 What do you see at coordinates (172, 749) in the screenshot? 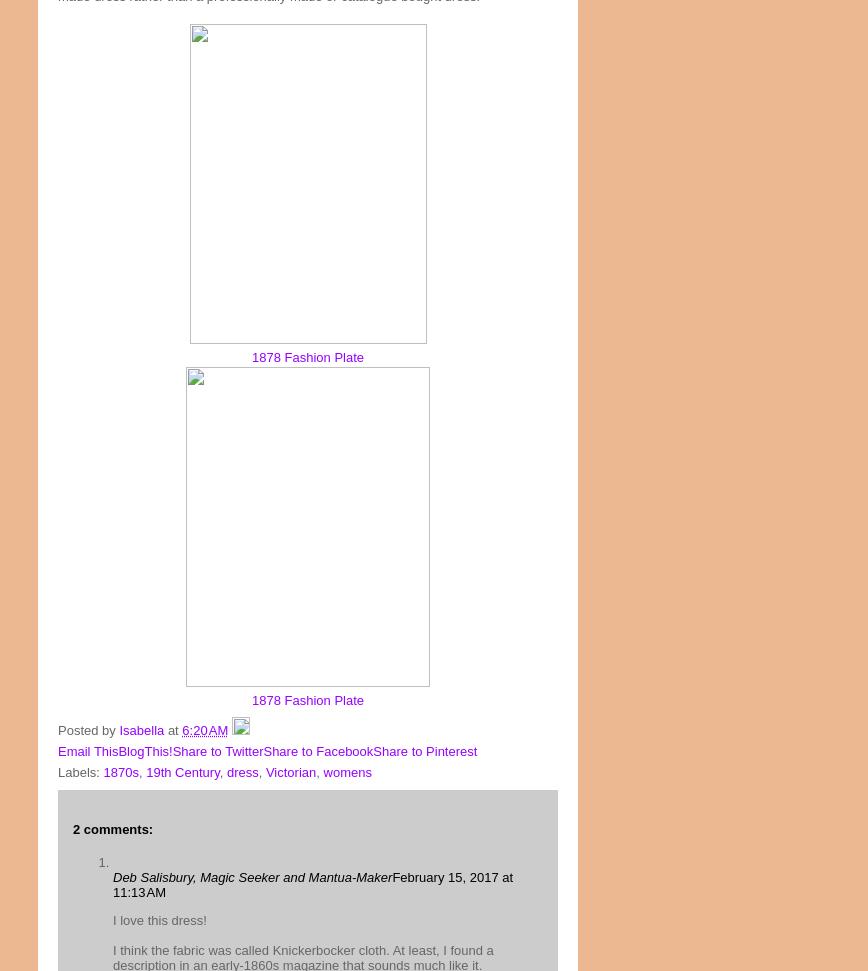
I see `'Share to Twitter'` at bounding box center [172, 749].